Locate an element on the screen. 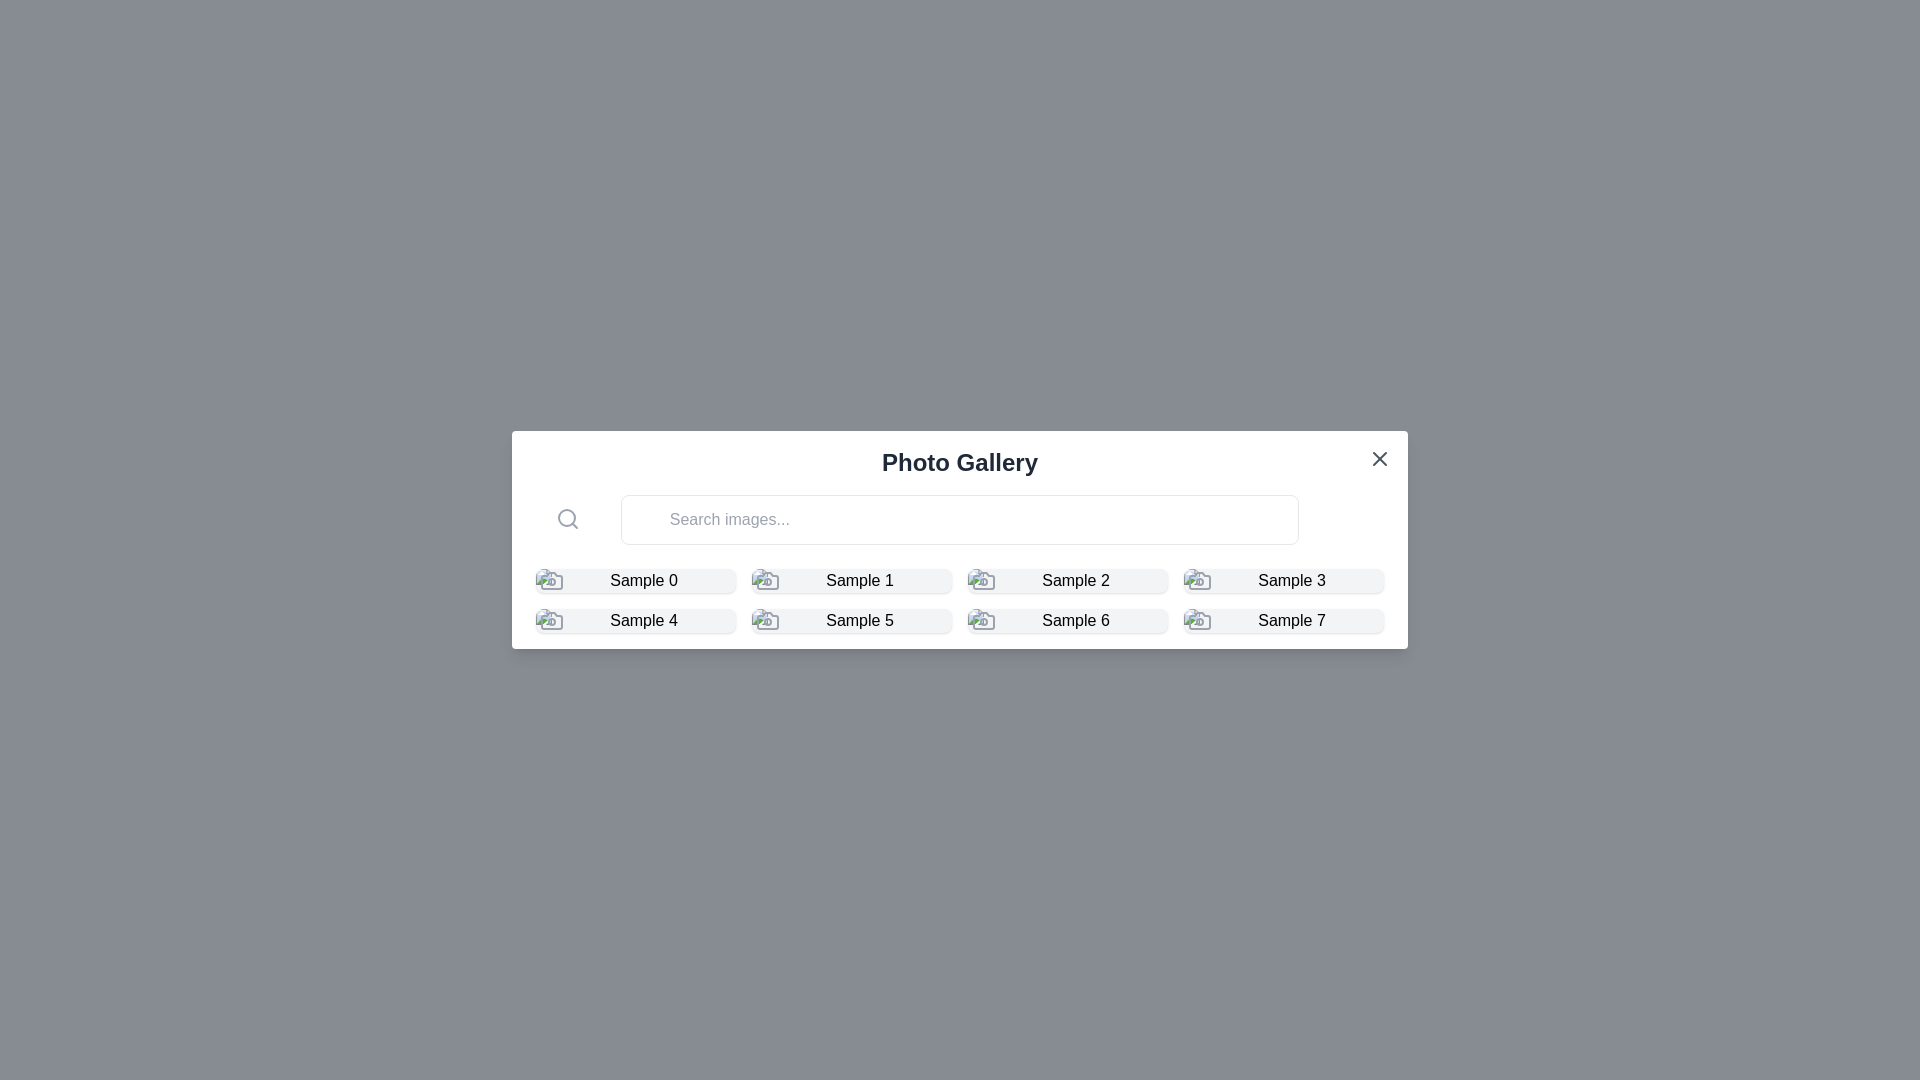 This screenshot has width=1920, height=1080. on the Gallery card labeled 'Sample 2' which is located in the third column of the first row in the grid layout is located at coordinates (1067, 581).